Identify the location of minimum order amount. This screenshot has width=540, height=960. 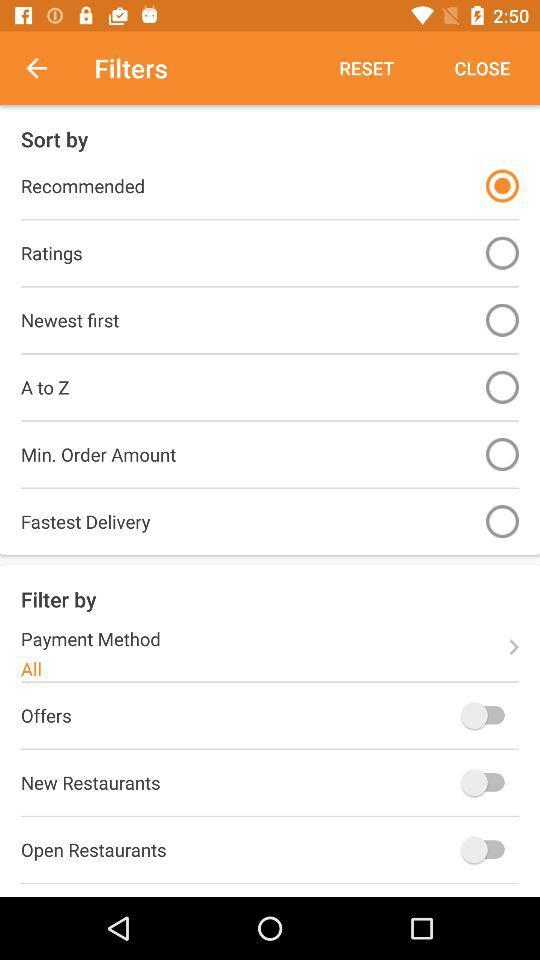
(501, 454).